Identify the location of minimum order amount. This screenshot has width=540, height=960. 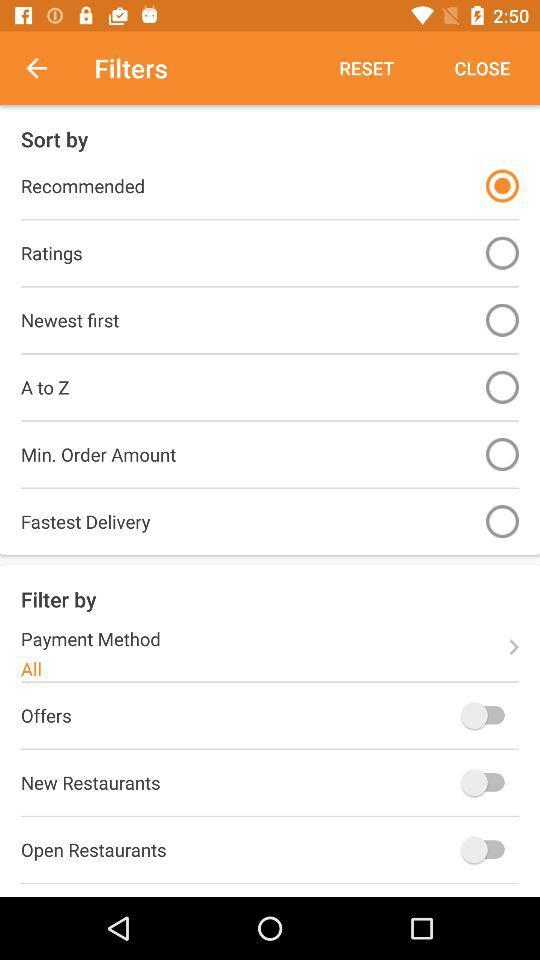
(501, 454).